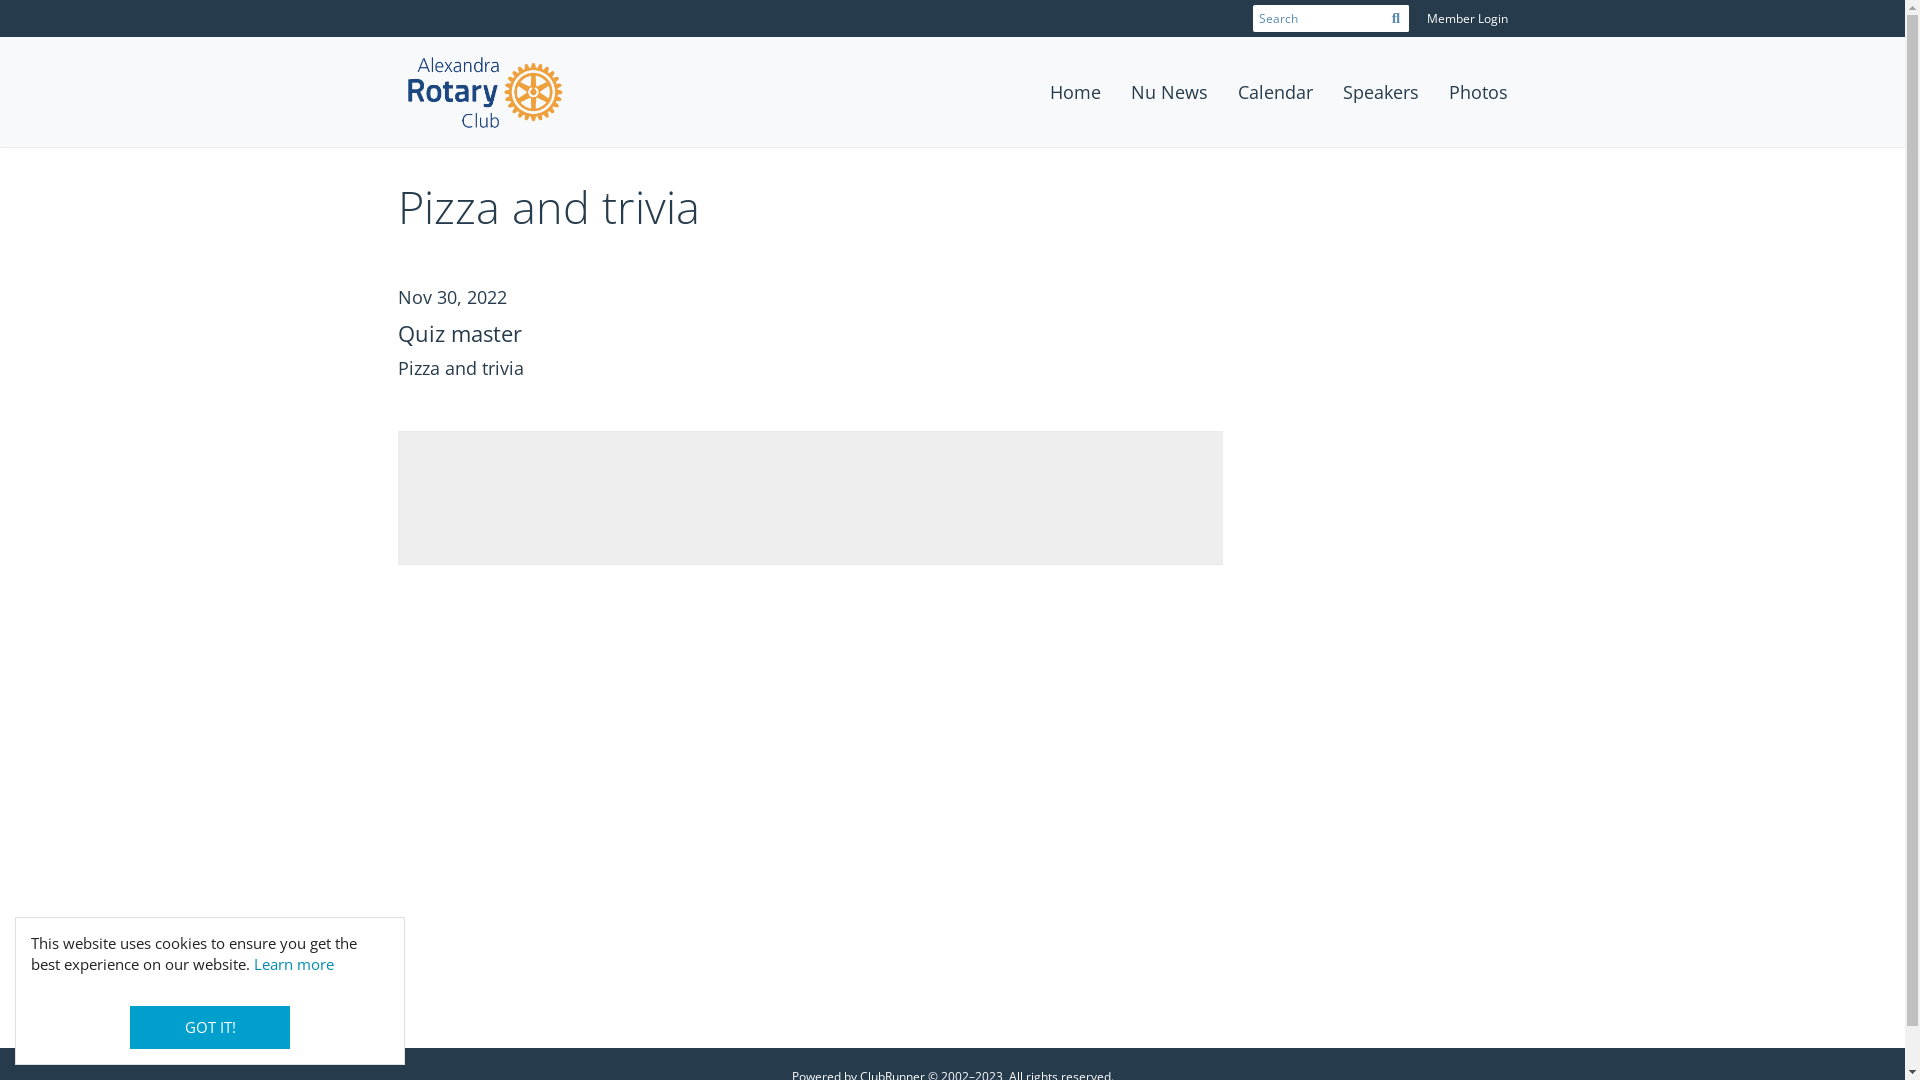 The height and width of the screenshot is (1080, 1920). Describe the element at coordinates (1073, 92) in the screenshot. I see `'Home'` at that location.